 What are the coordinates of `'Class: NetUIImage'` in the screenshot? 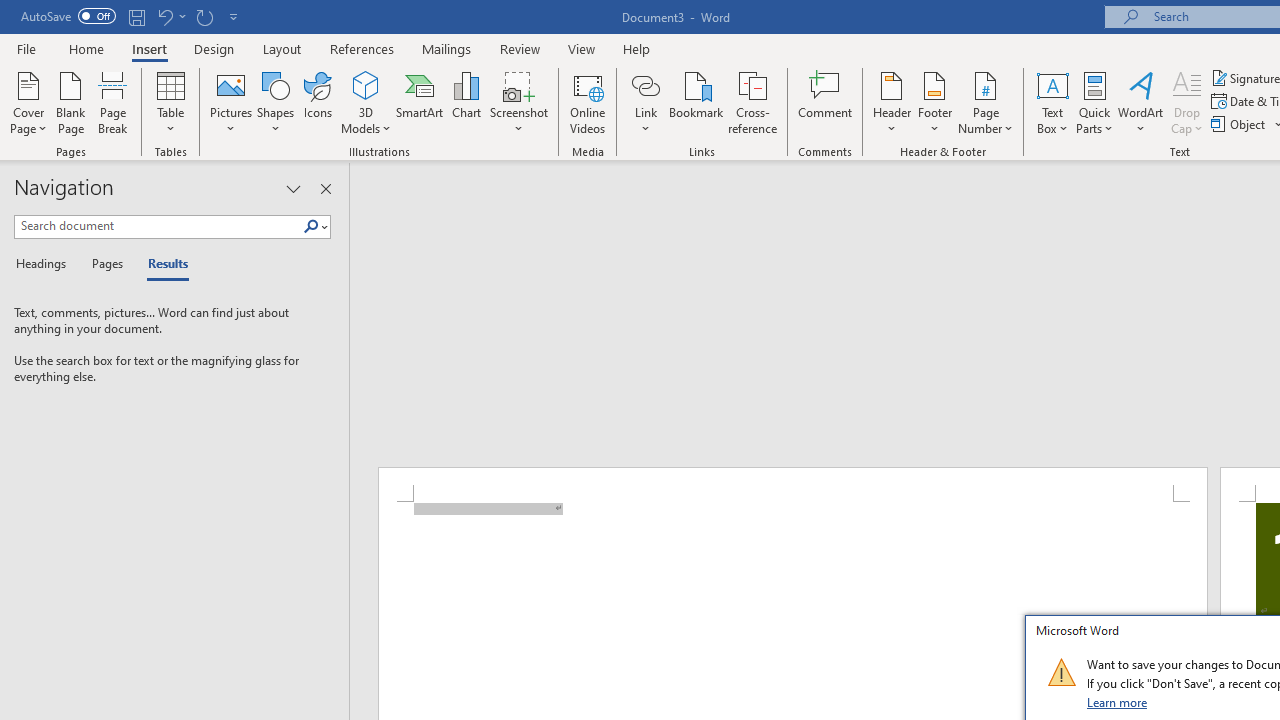 It's located at (1060, 672).